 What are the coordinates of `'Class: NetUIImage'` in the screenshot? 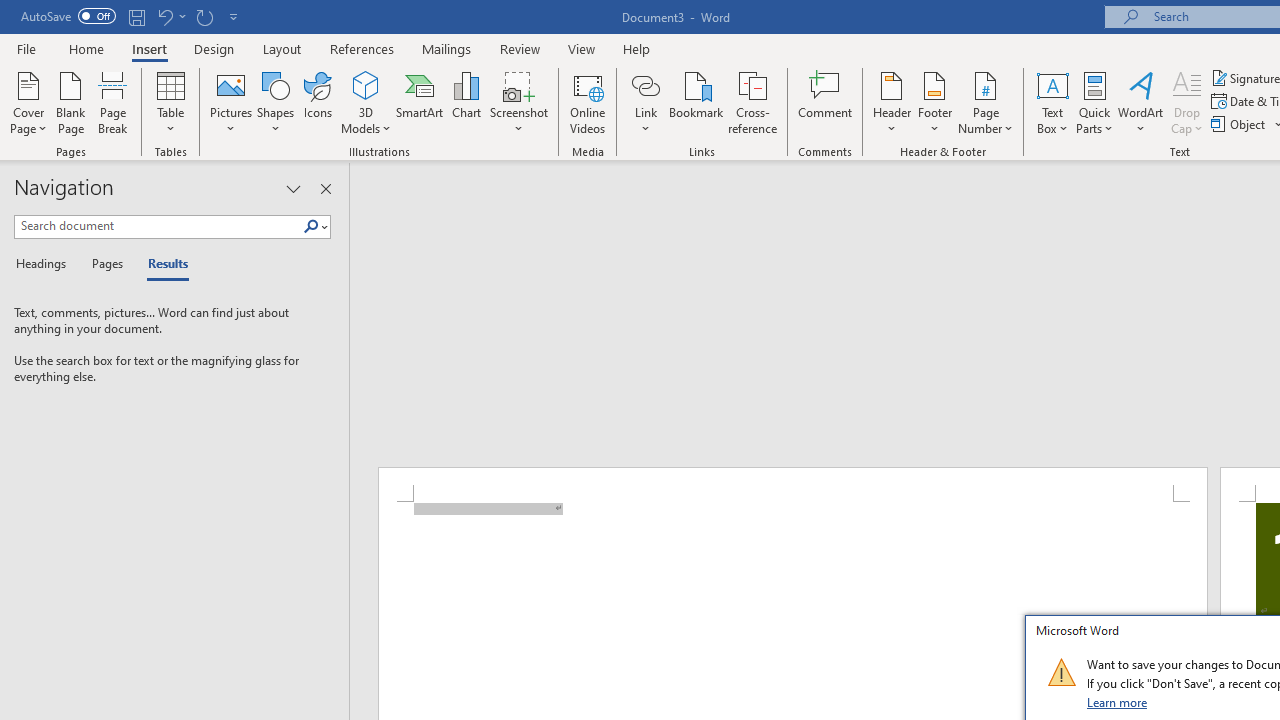 It's located at (1060, 672).